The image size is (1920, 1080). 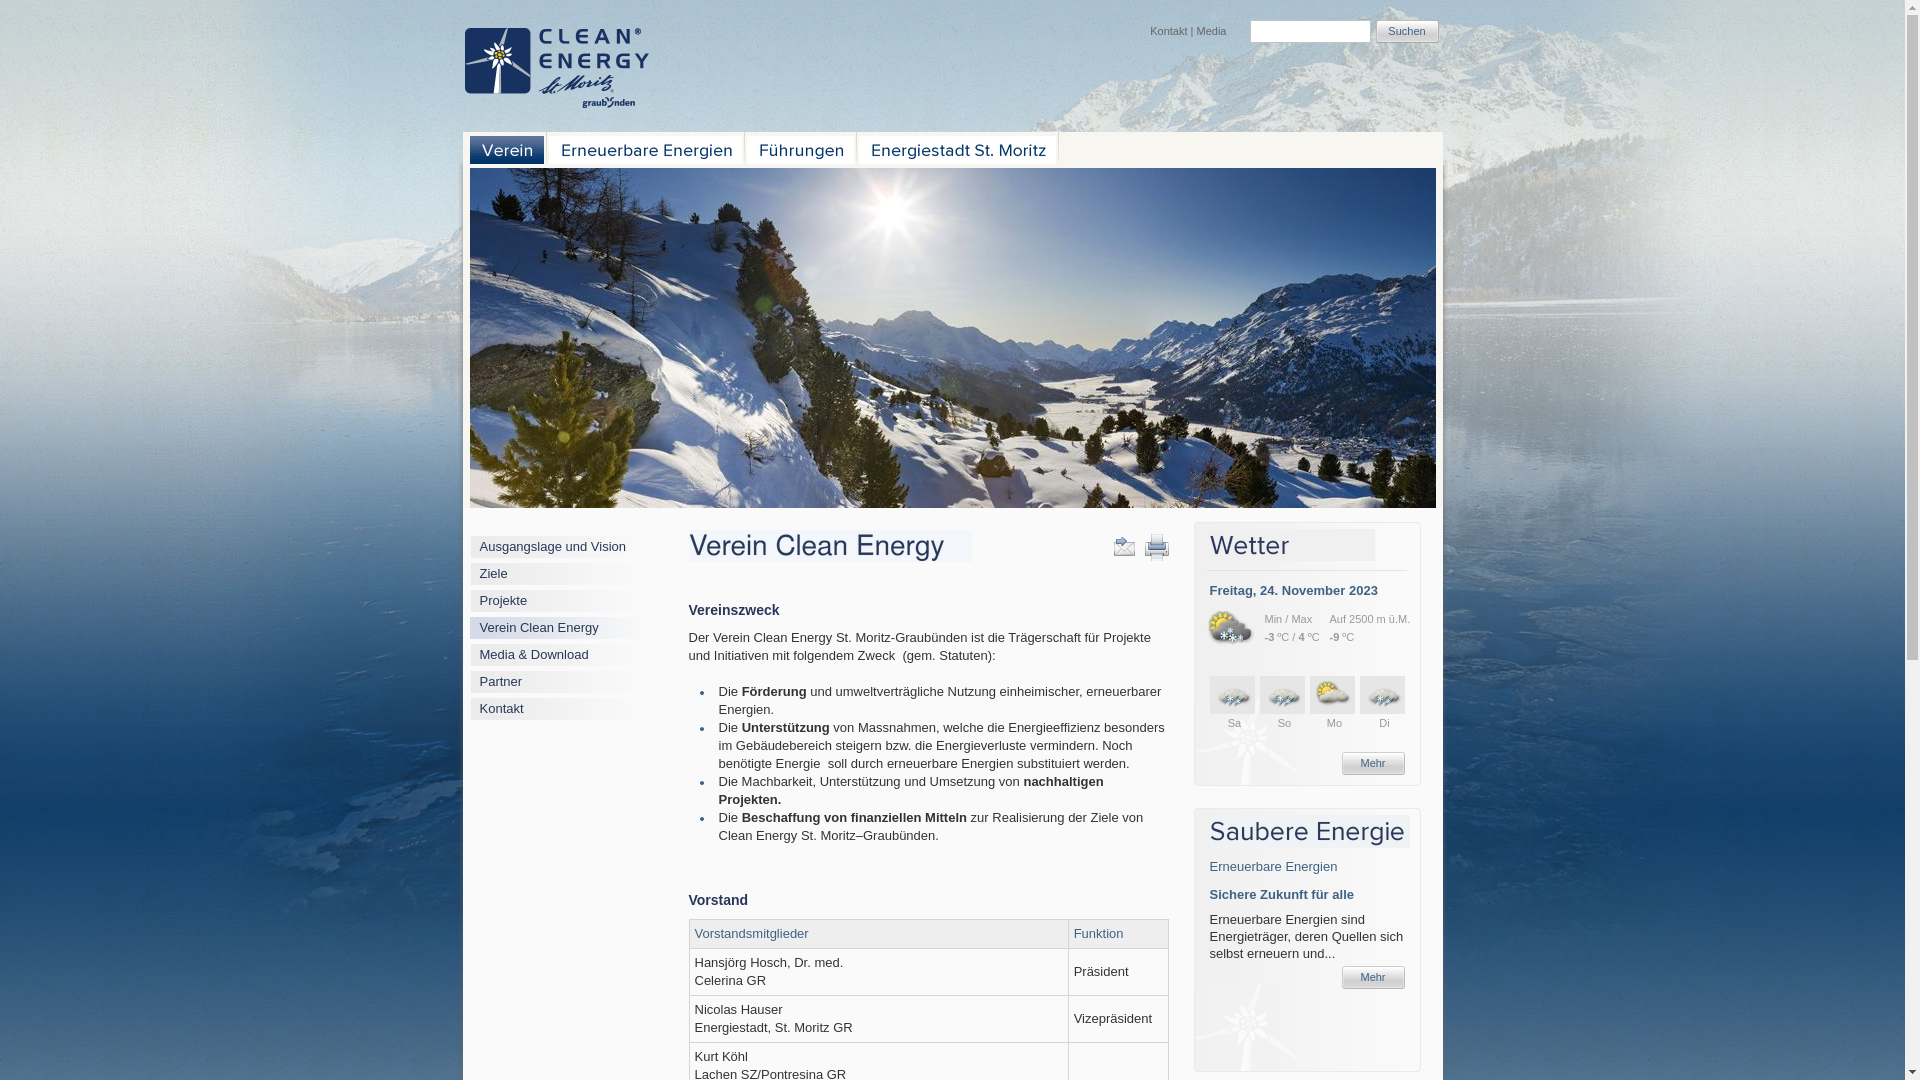 I want to click on 'Erneuerbare Energien', so click(x=1272, y=865).